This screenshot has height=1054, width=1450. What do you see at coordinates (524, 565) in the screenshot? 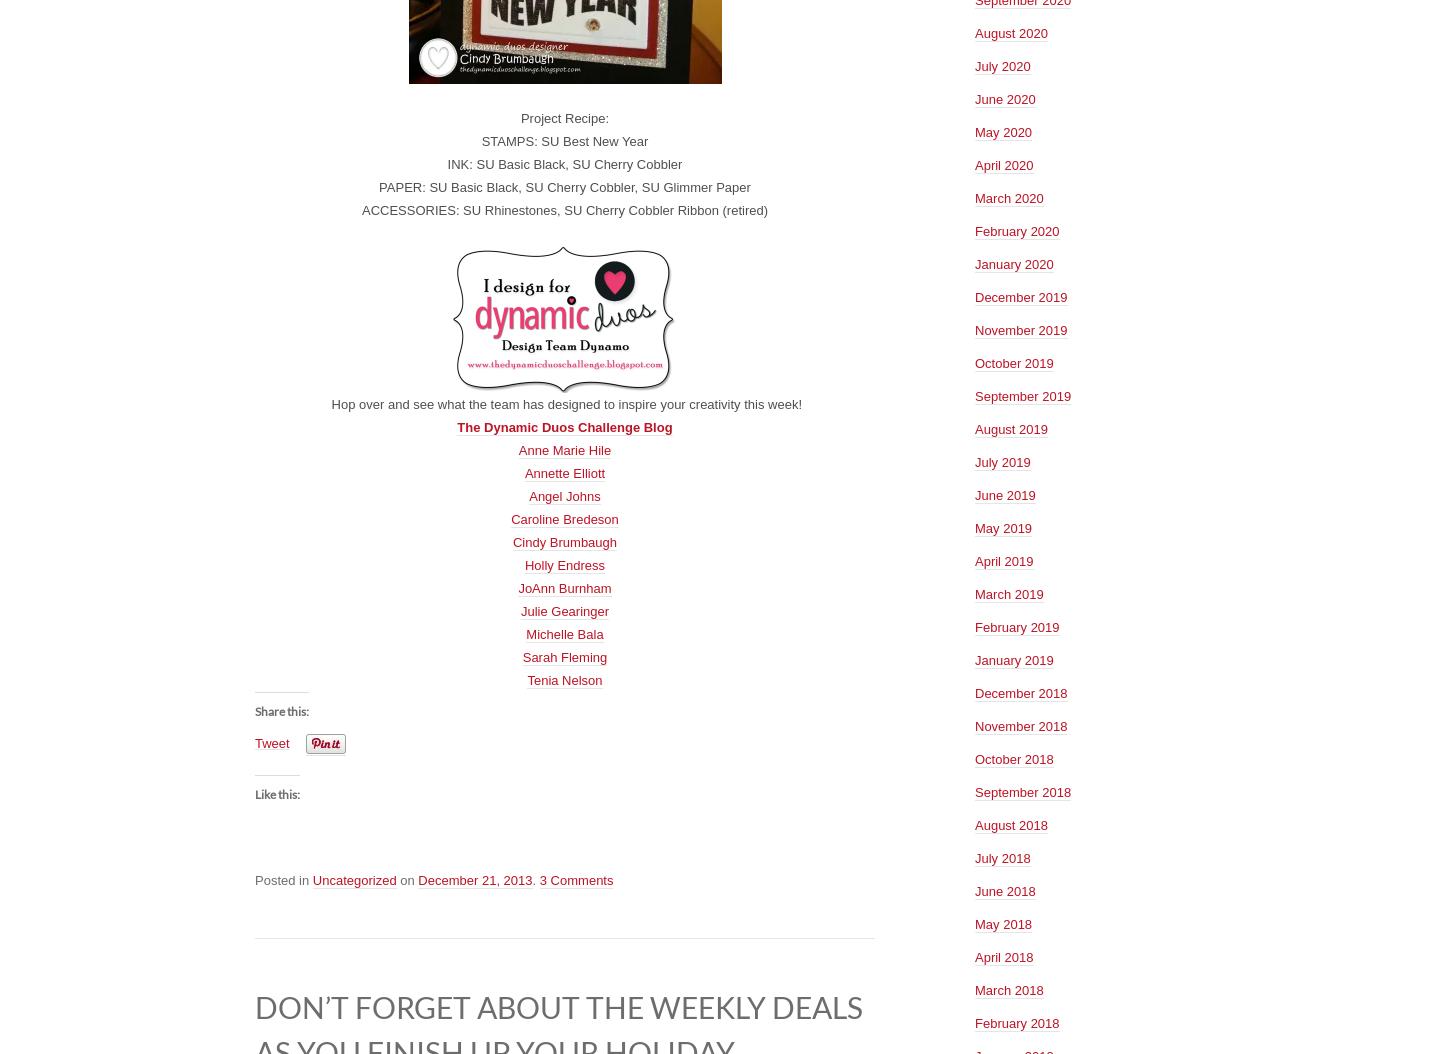
I see `'Holly Endress'` at bounding box center [524, 565].